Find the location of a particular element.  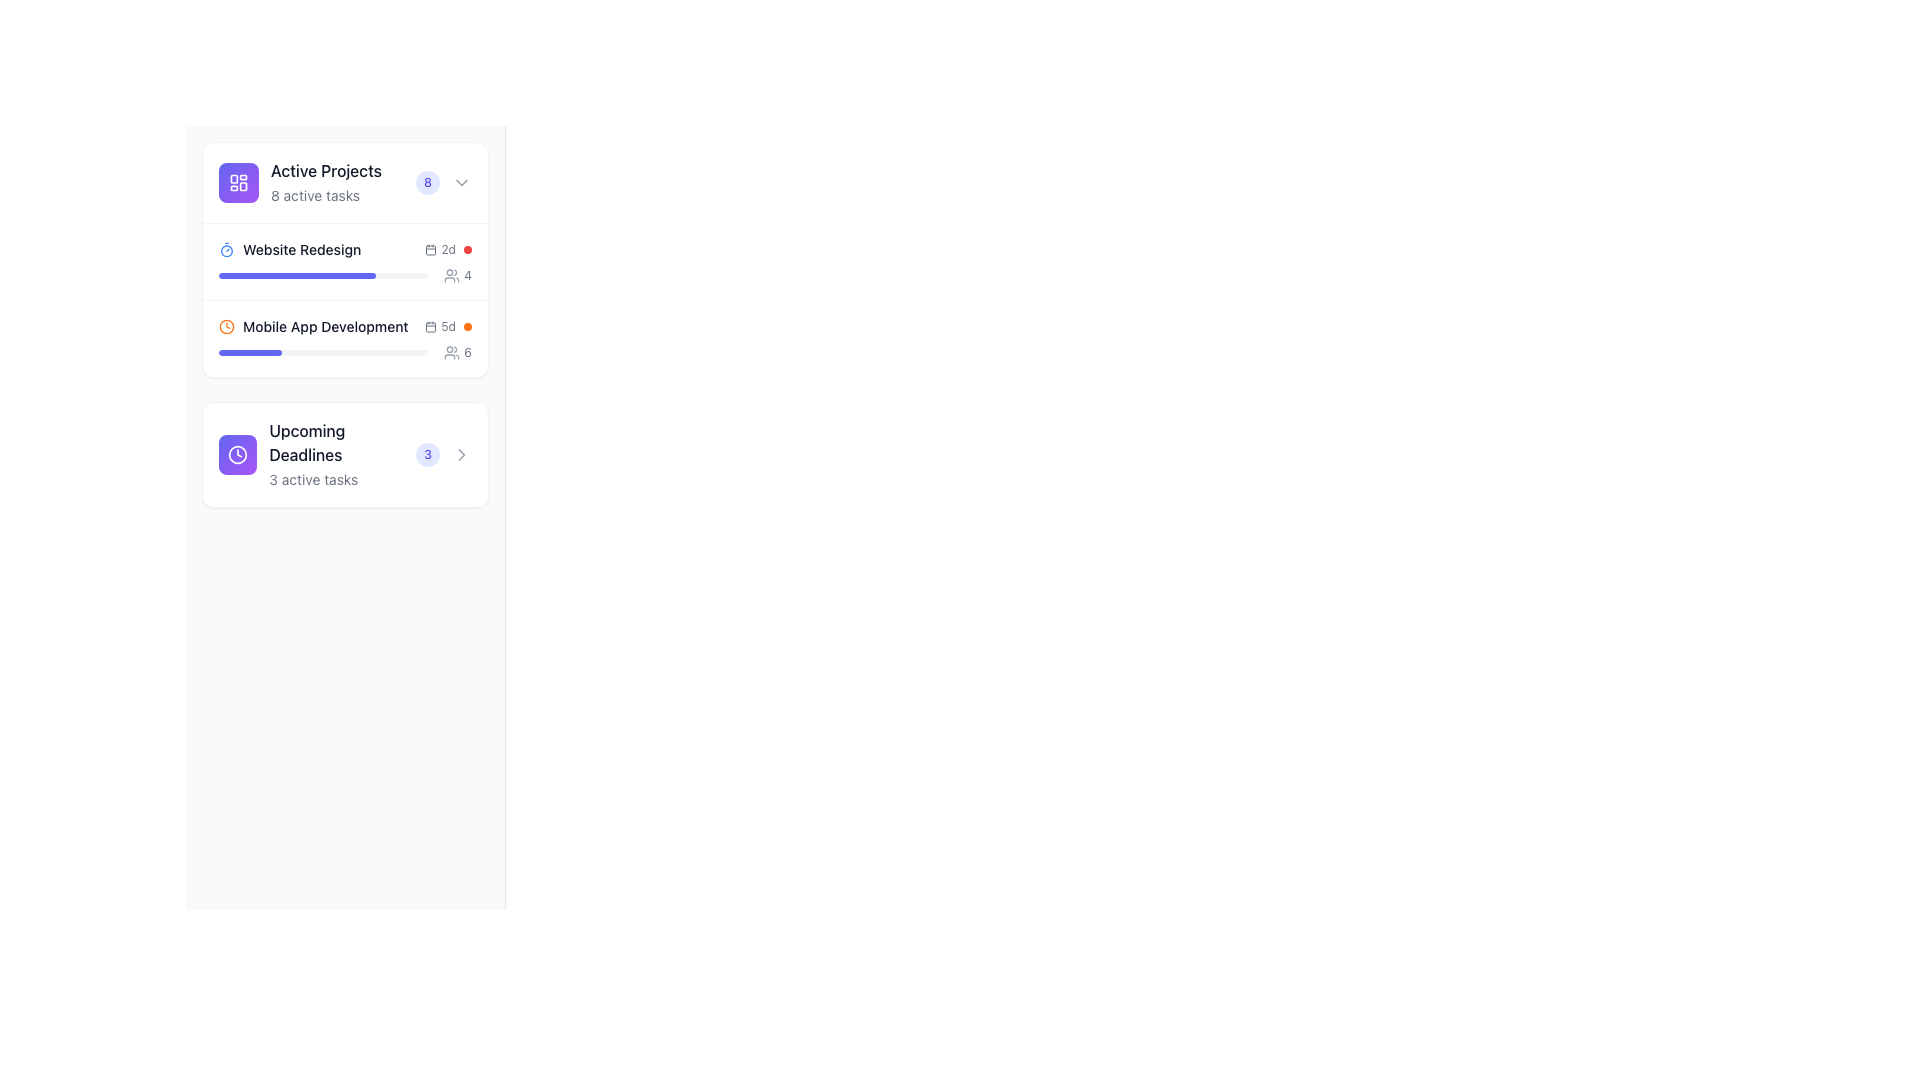

the 'Website Redesign' project entry in the 'Active Projects' section is located at coordinates (289, 249).